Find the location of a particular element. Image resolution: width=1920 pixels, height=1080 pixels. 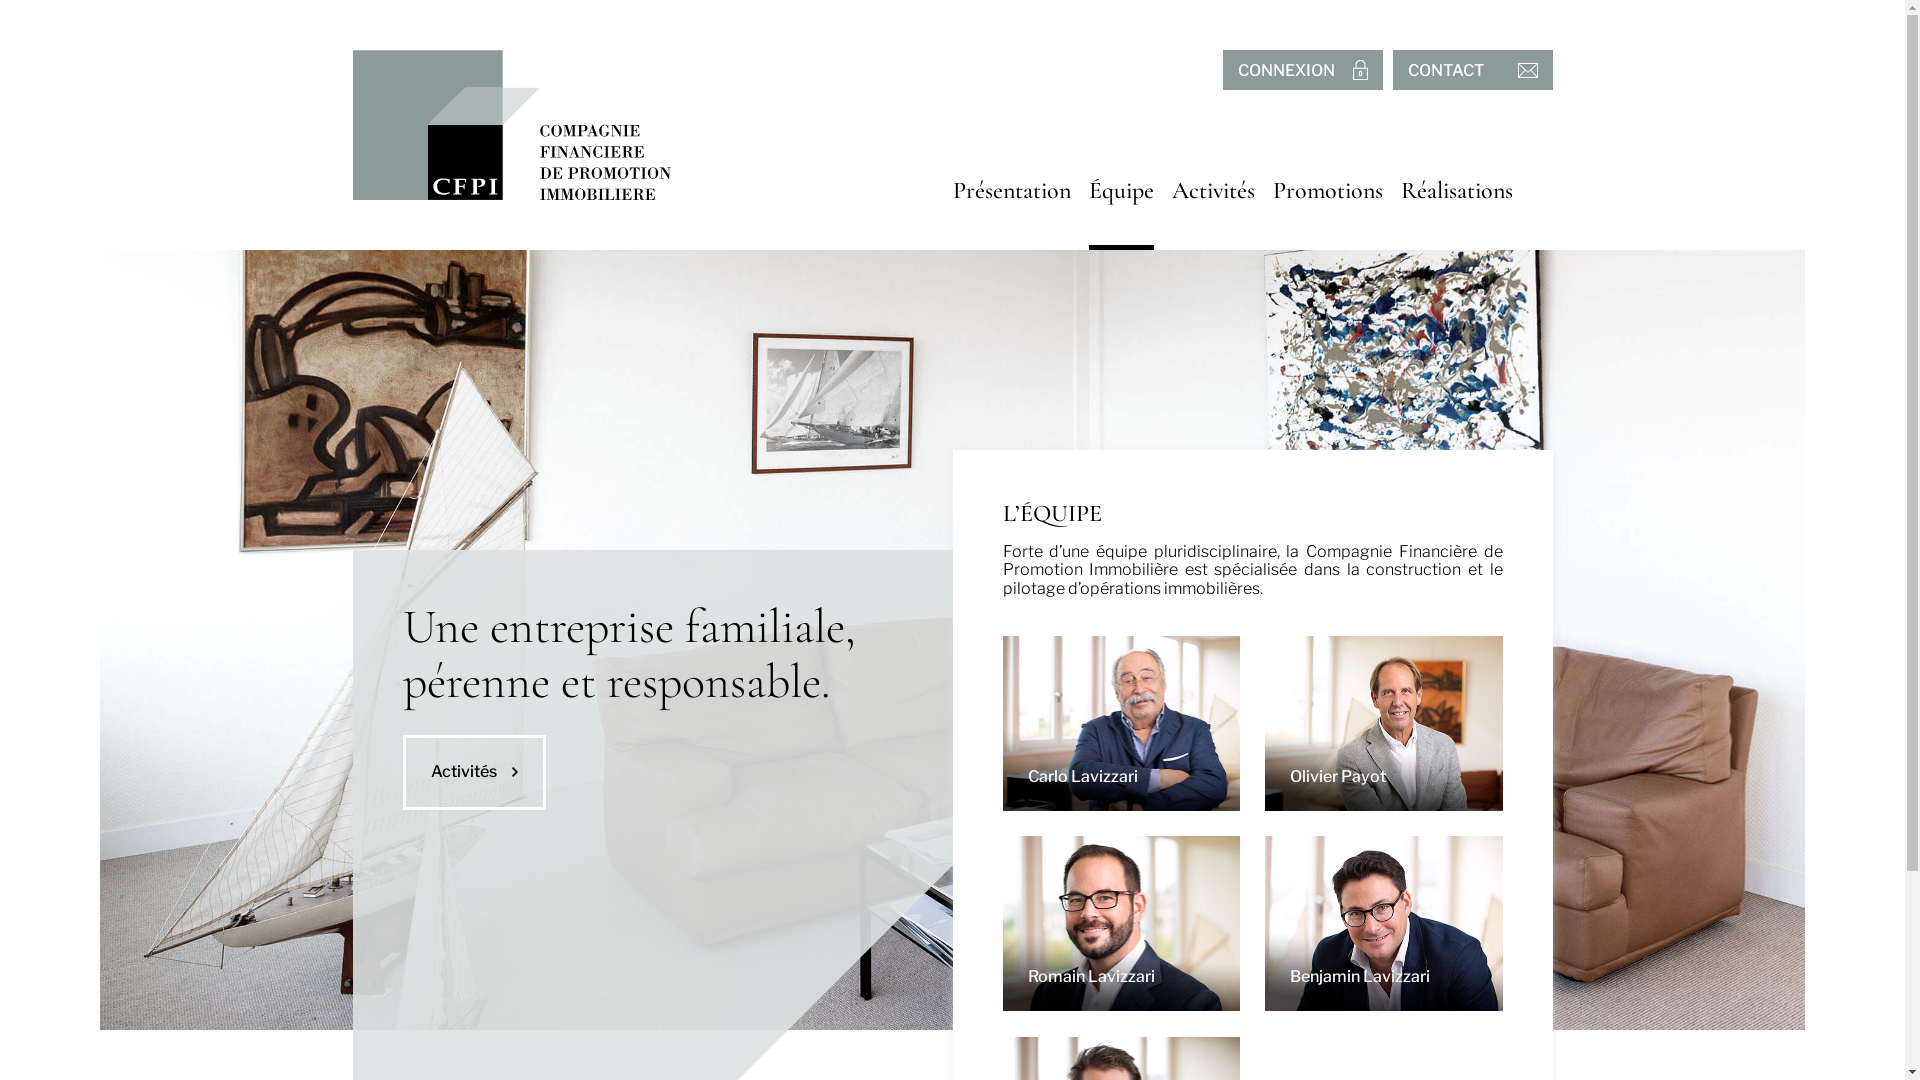

'Benjamin Lavizzari' is located at coordinates (1264, 923).